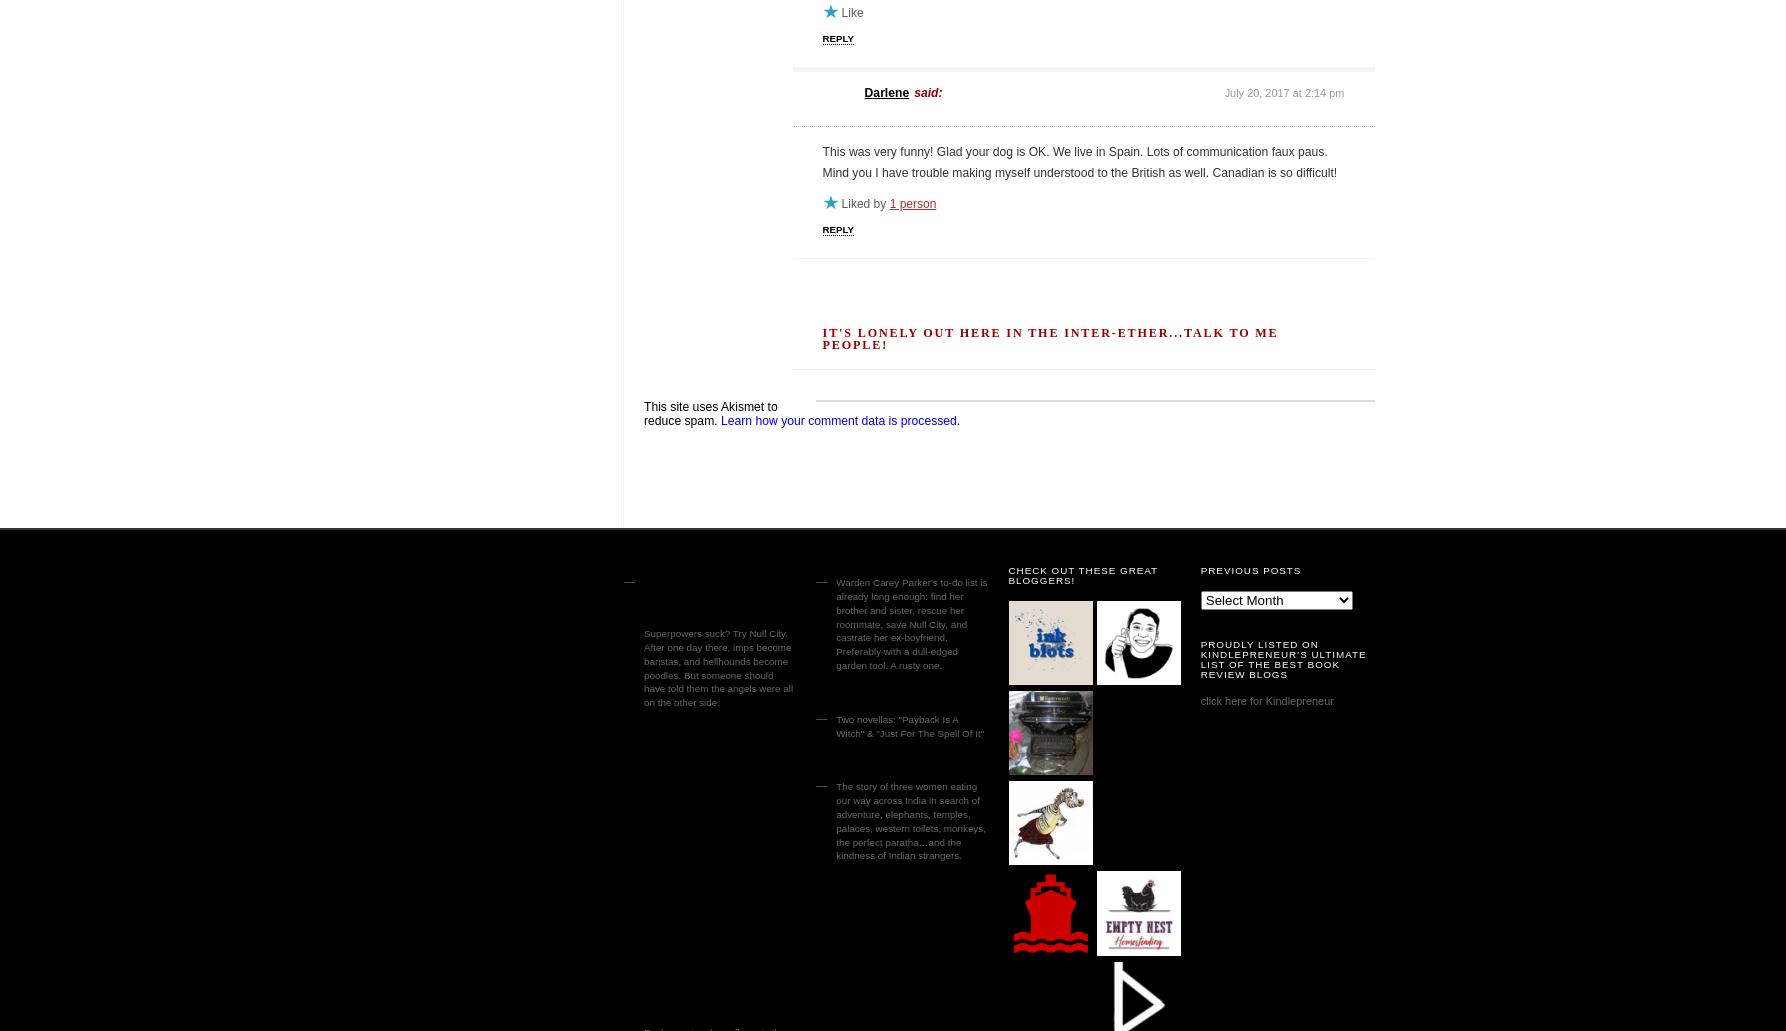  Describe the element at coordinates (1048, 337) in the screenshot. I see `'It's lonely out here in the inter-ether...Talk to me people!'` at that location.